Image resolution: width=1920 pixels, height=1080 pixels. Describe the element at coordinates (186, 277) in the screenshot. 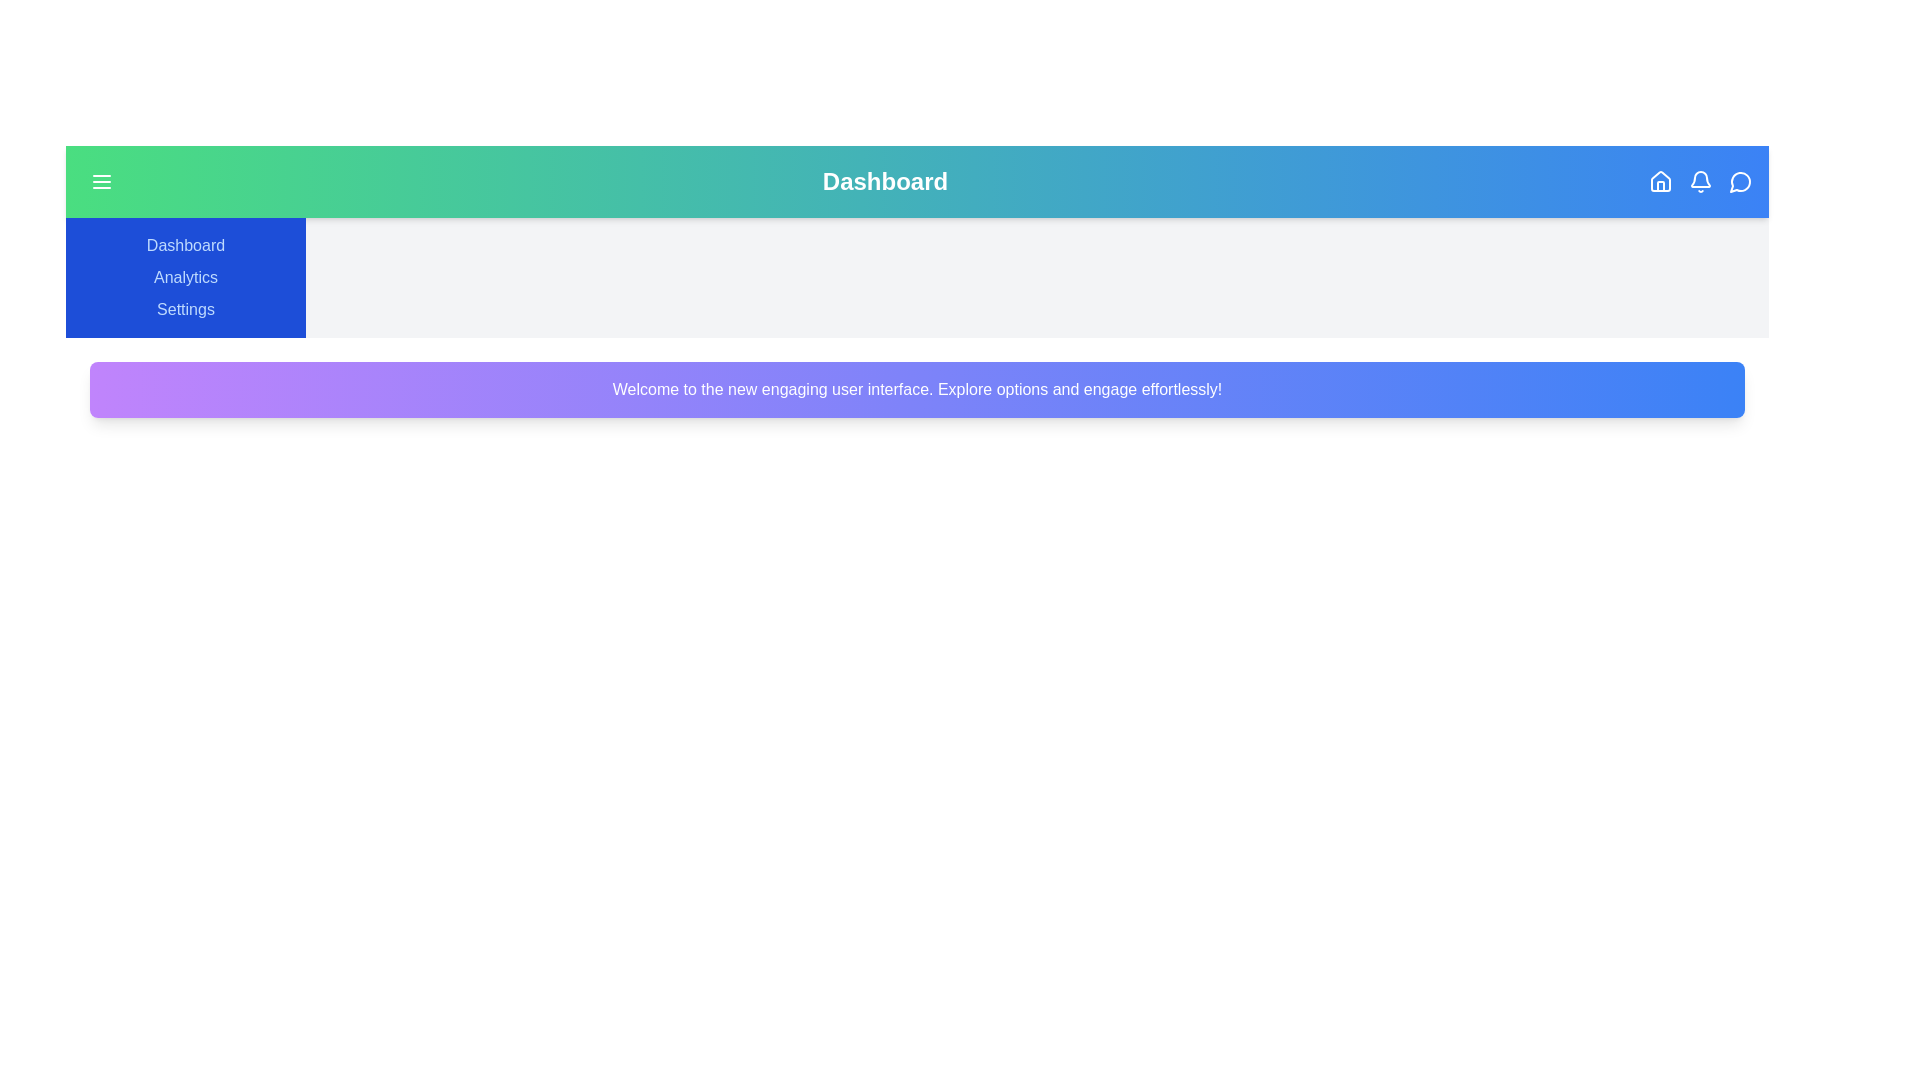

I see `the 'Analytics' link in the sidebar` at that location.